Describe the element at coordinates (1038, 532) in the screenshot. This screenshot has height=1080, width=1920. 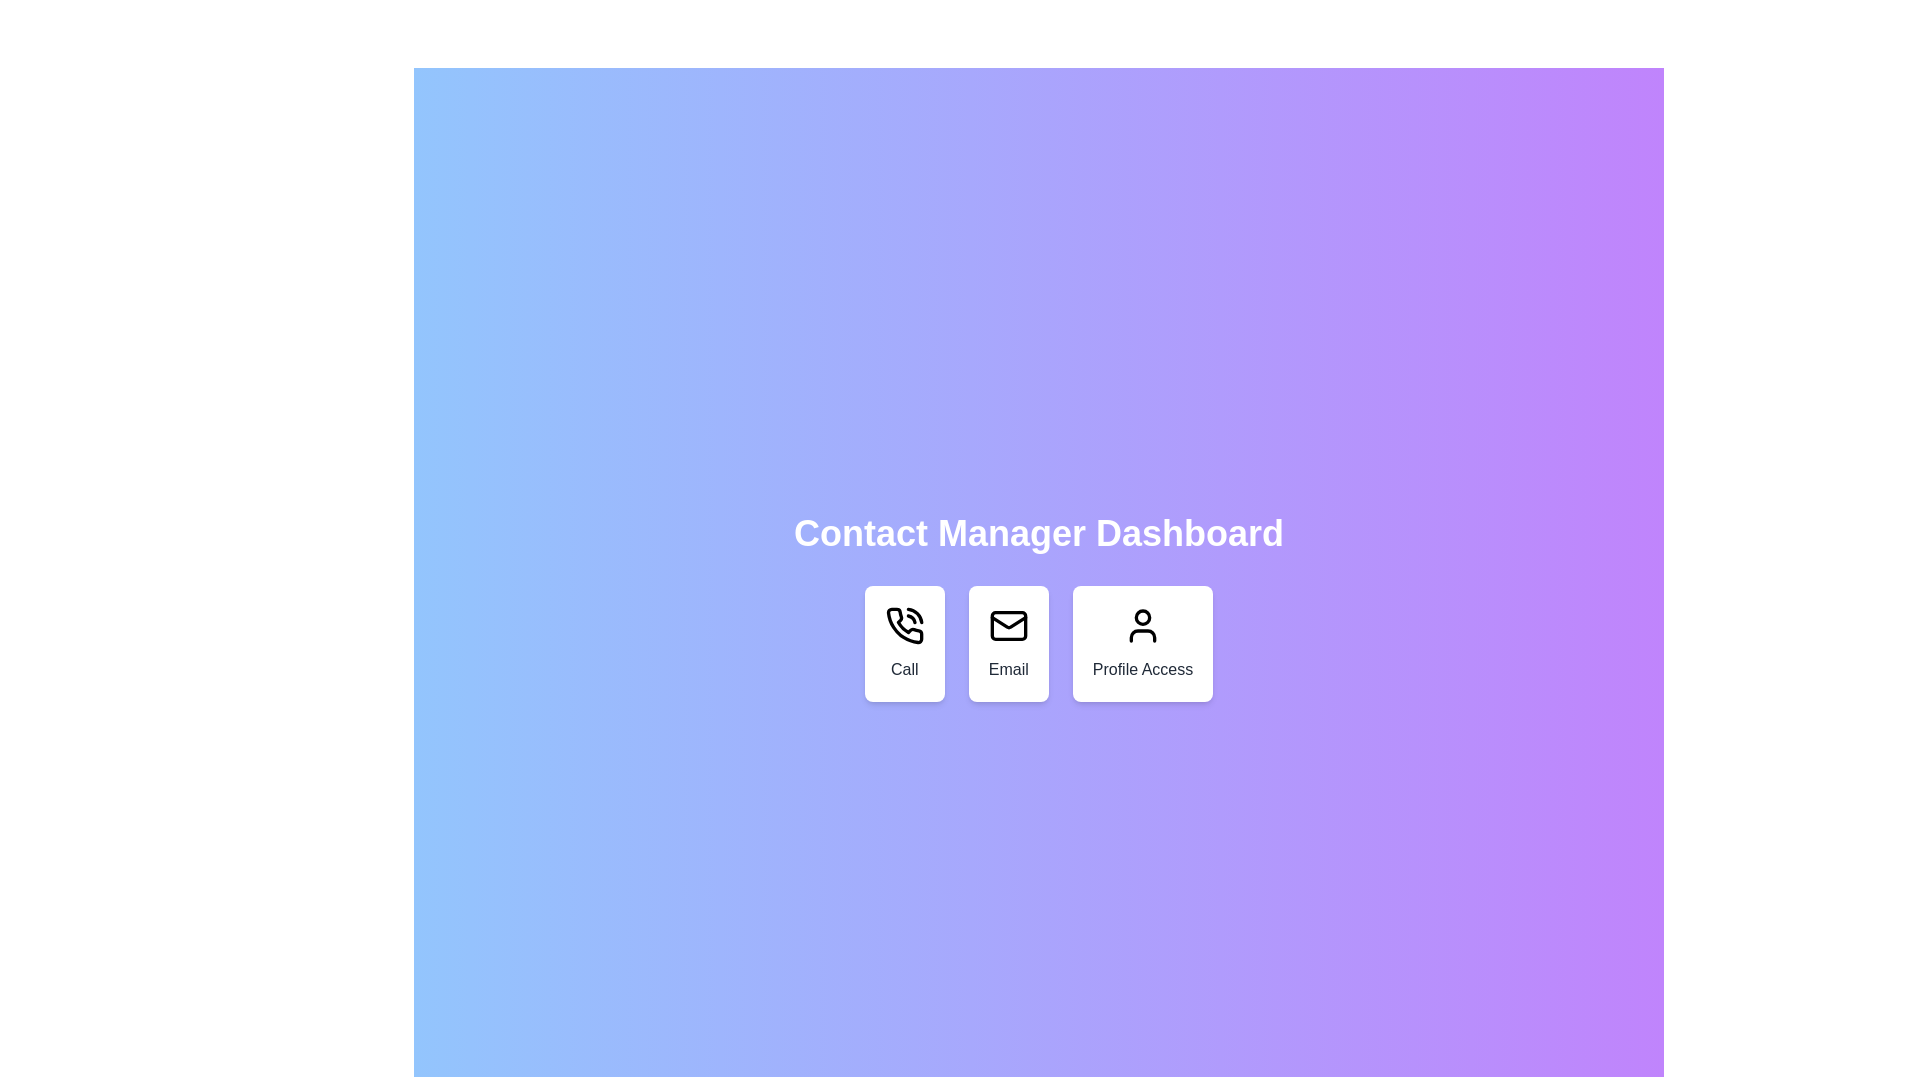
I see `the prominent header label that indicates the title or purpose of the interface, located at the center-top above the action buttons 'Call', 'Email', and 'Profile Access'` at that location.